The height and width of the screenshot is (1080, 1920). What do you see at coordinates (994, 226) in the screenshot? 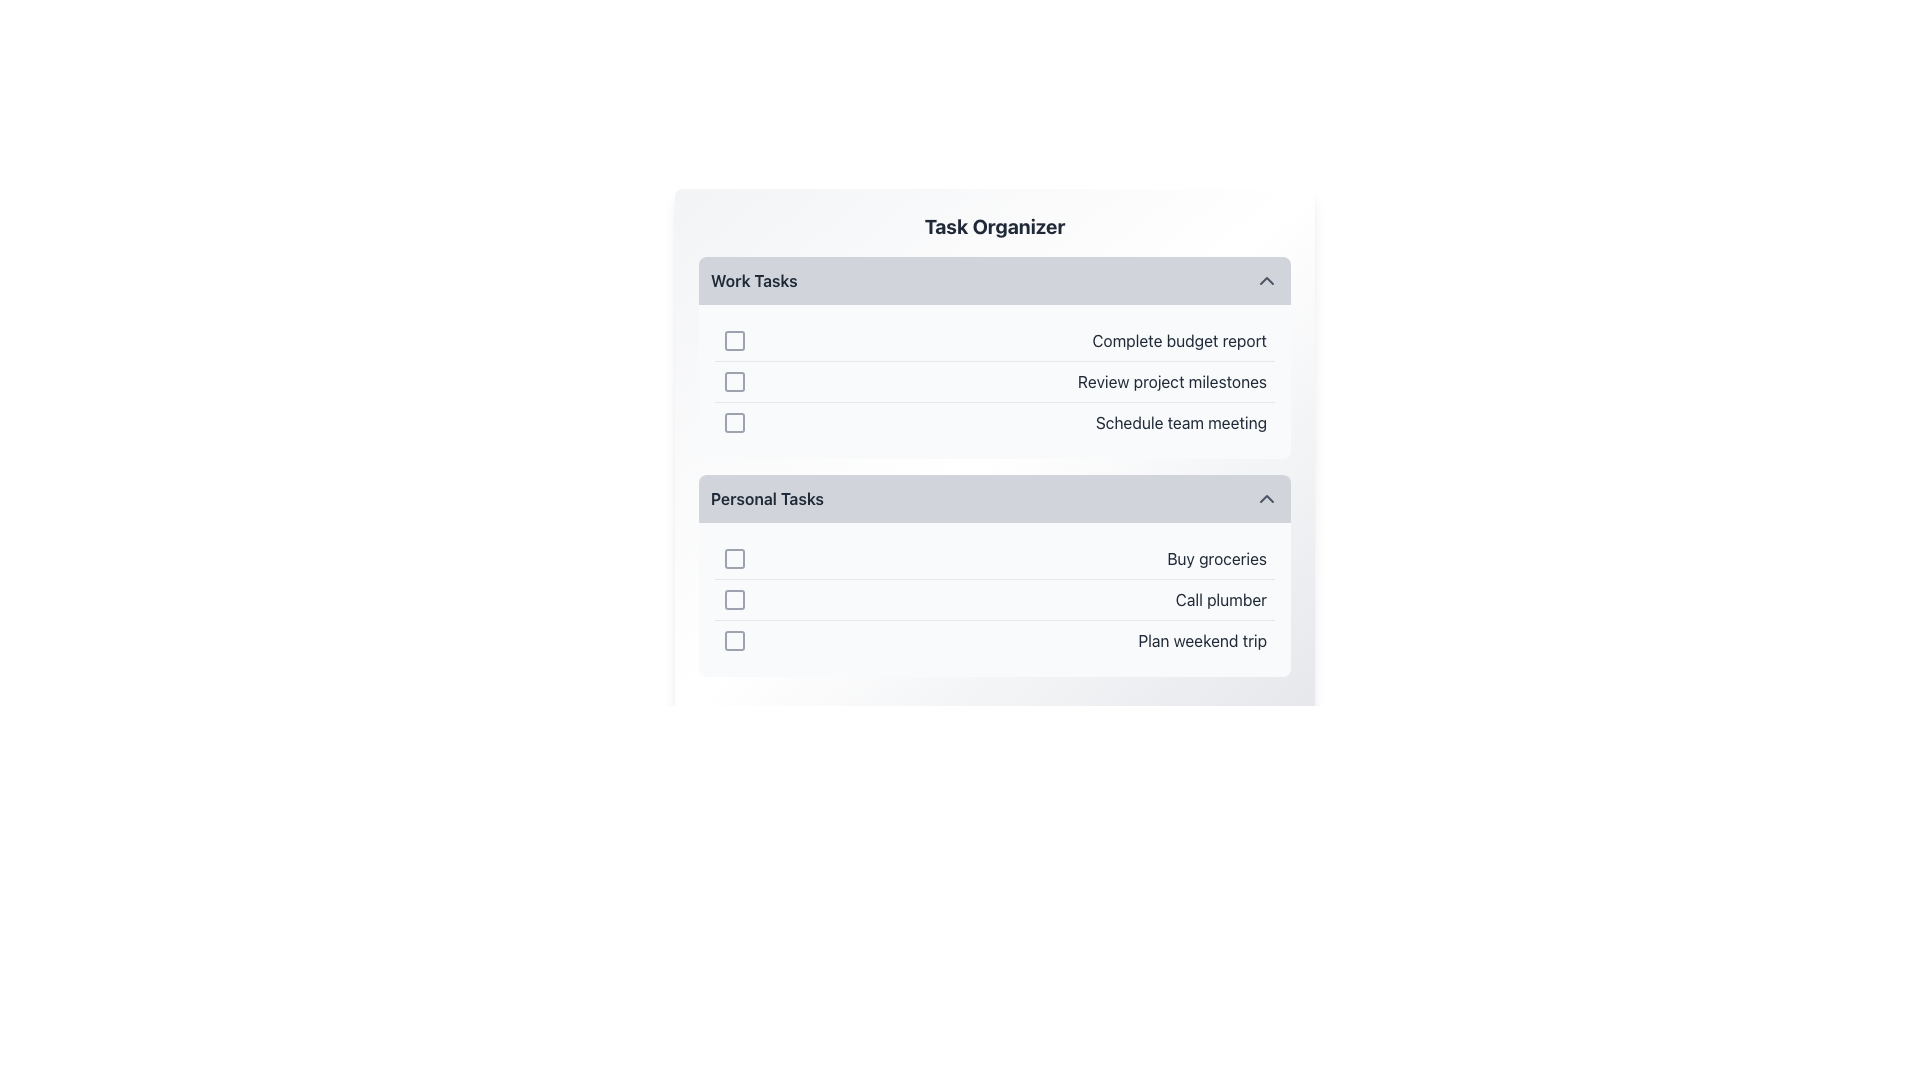
I see `text from the bold headline labeled 'Task Organizer', which is centrally positioned at the top of the card-like component` at bounding box center [994, 226].